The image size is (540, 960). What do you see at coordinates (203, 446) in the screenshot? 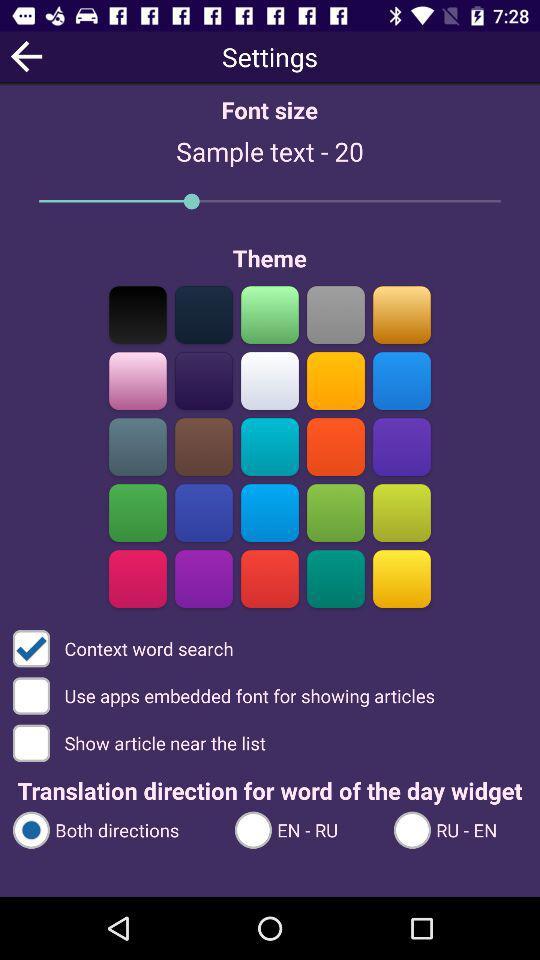
I see `pick this theme` at bounding box center [203, 446].